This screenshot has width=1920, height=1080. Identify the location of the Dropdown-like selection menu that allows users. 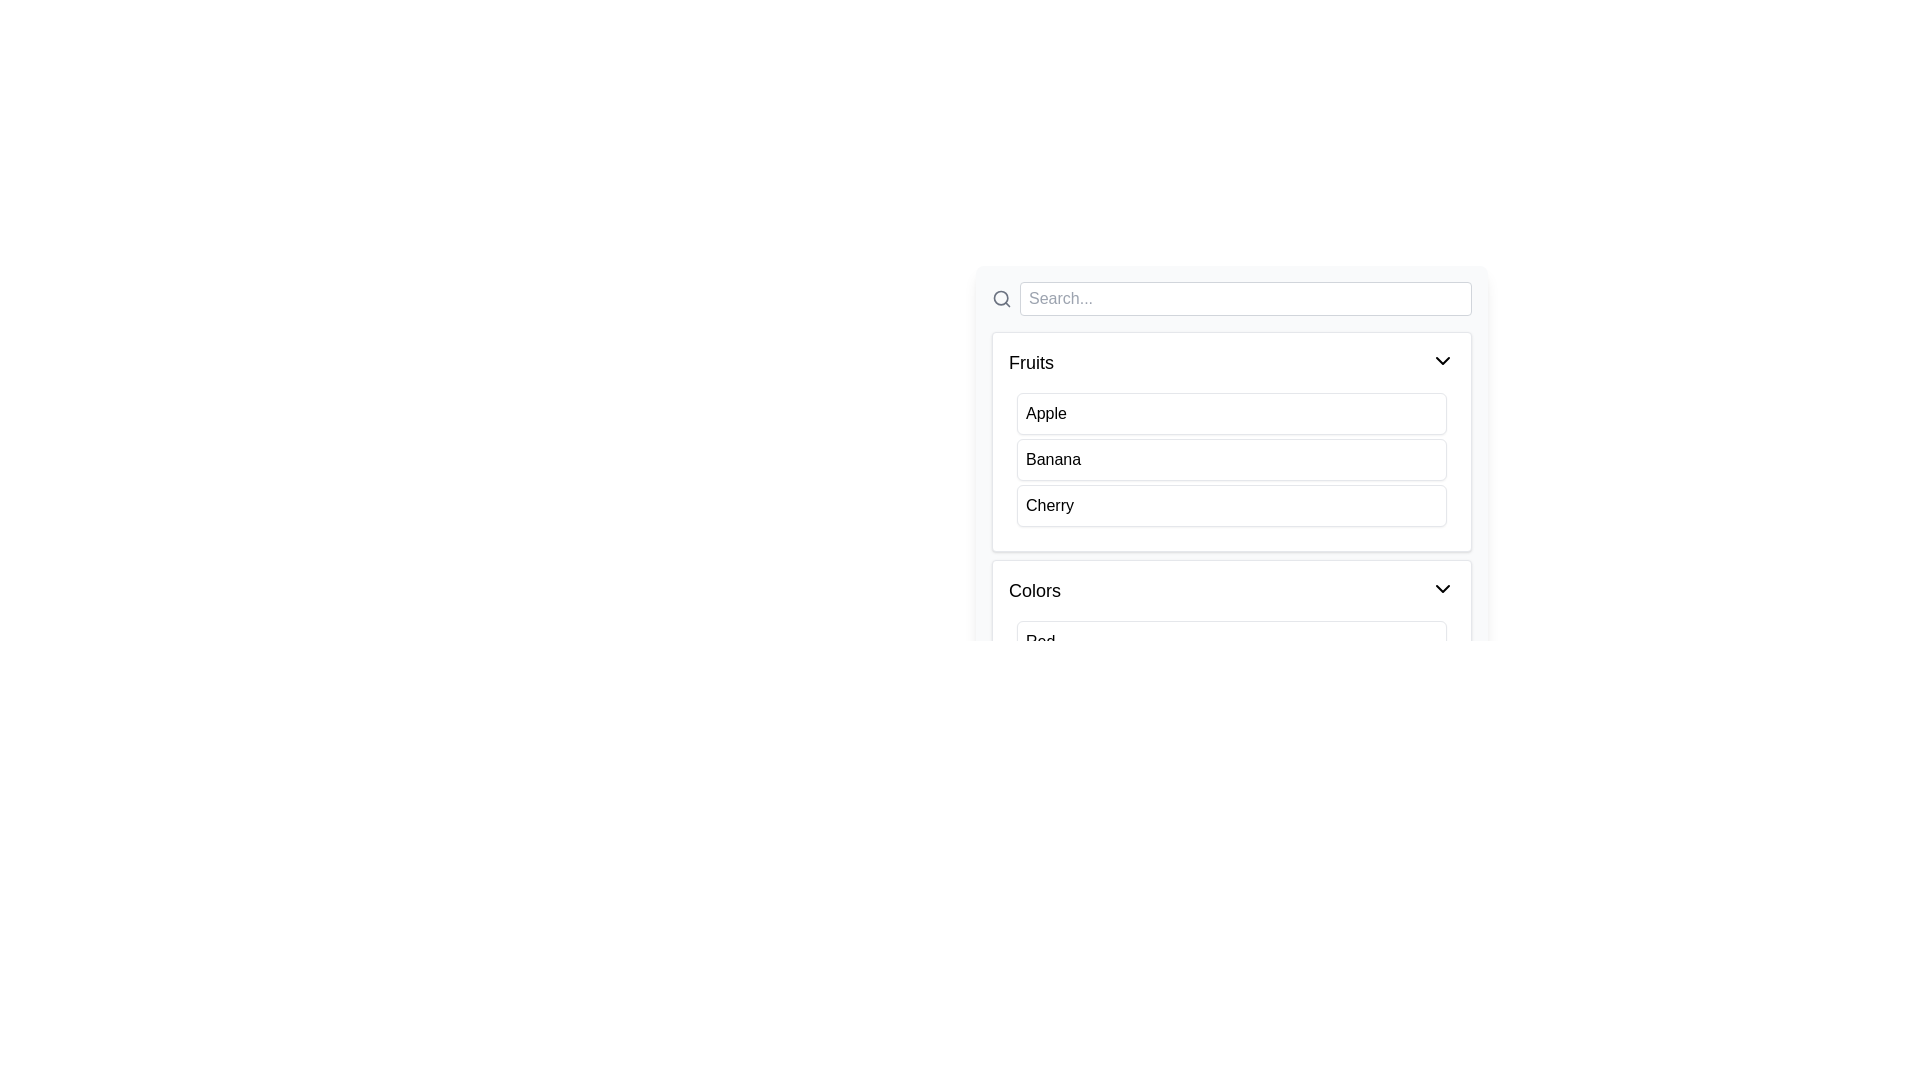
(1231, 670).